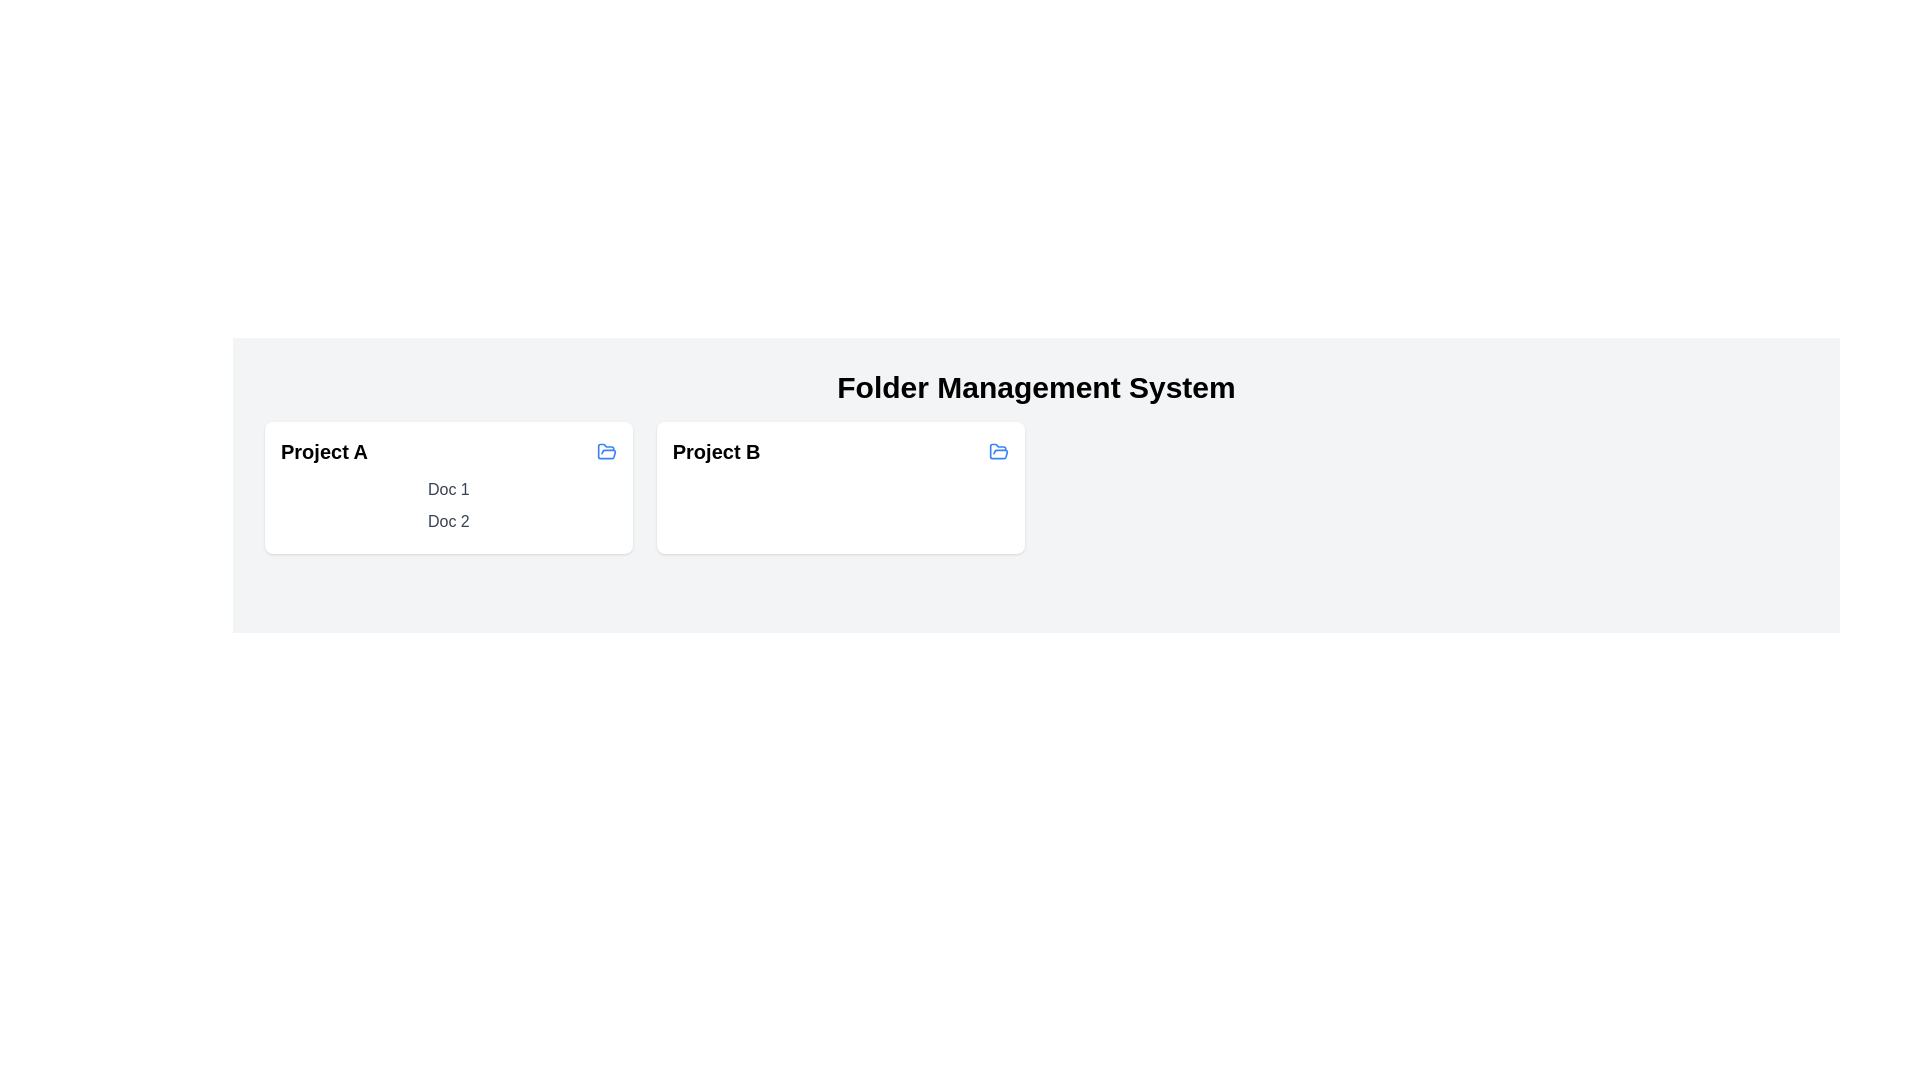 Image resolution: width=1920 pixels, height=1080 pixels. What do you see at coordinates (840, 451) in the screenshot?
I see `the folder named Project B to highlight it` at bounding box center [840, 451].